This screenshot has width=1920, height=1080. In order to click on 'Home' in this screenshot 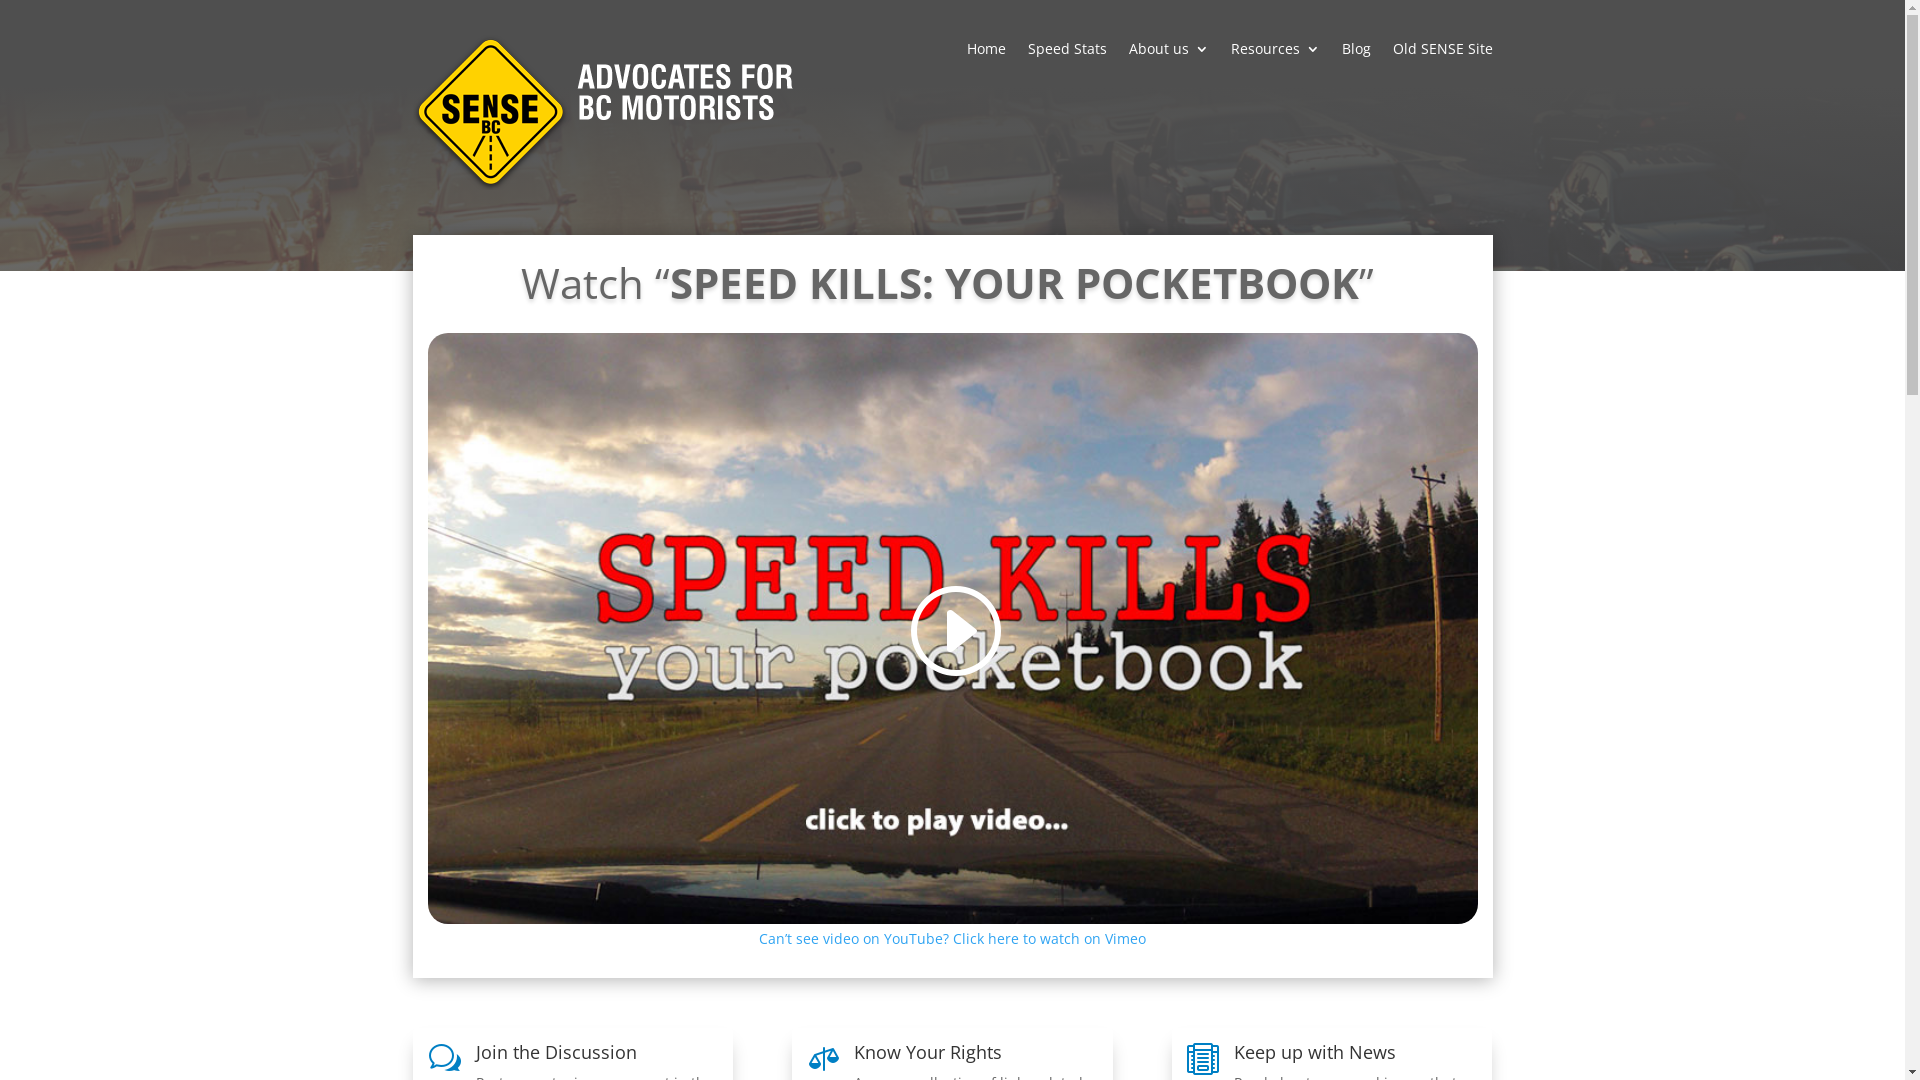, I will do `click(985, 62)`.